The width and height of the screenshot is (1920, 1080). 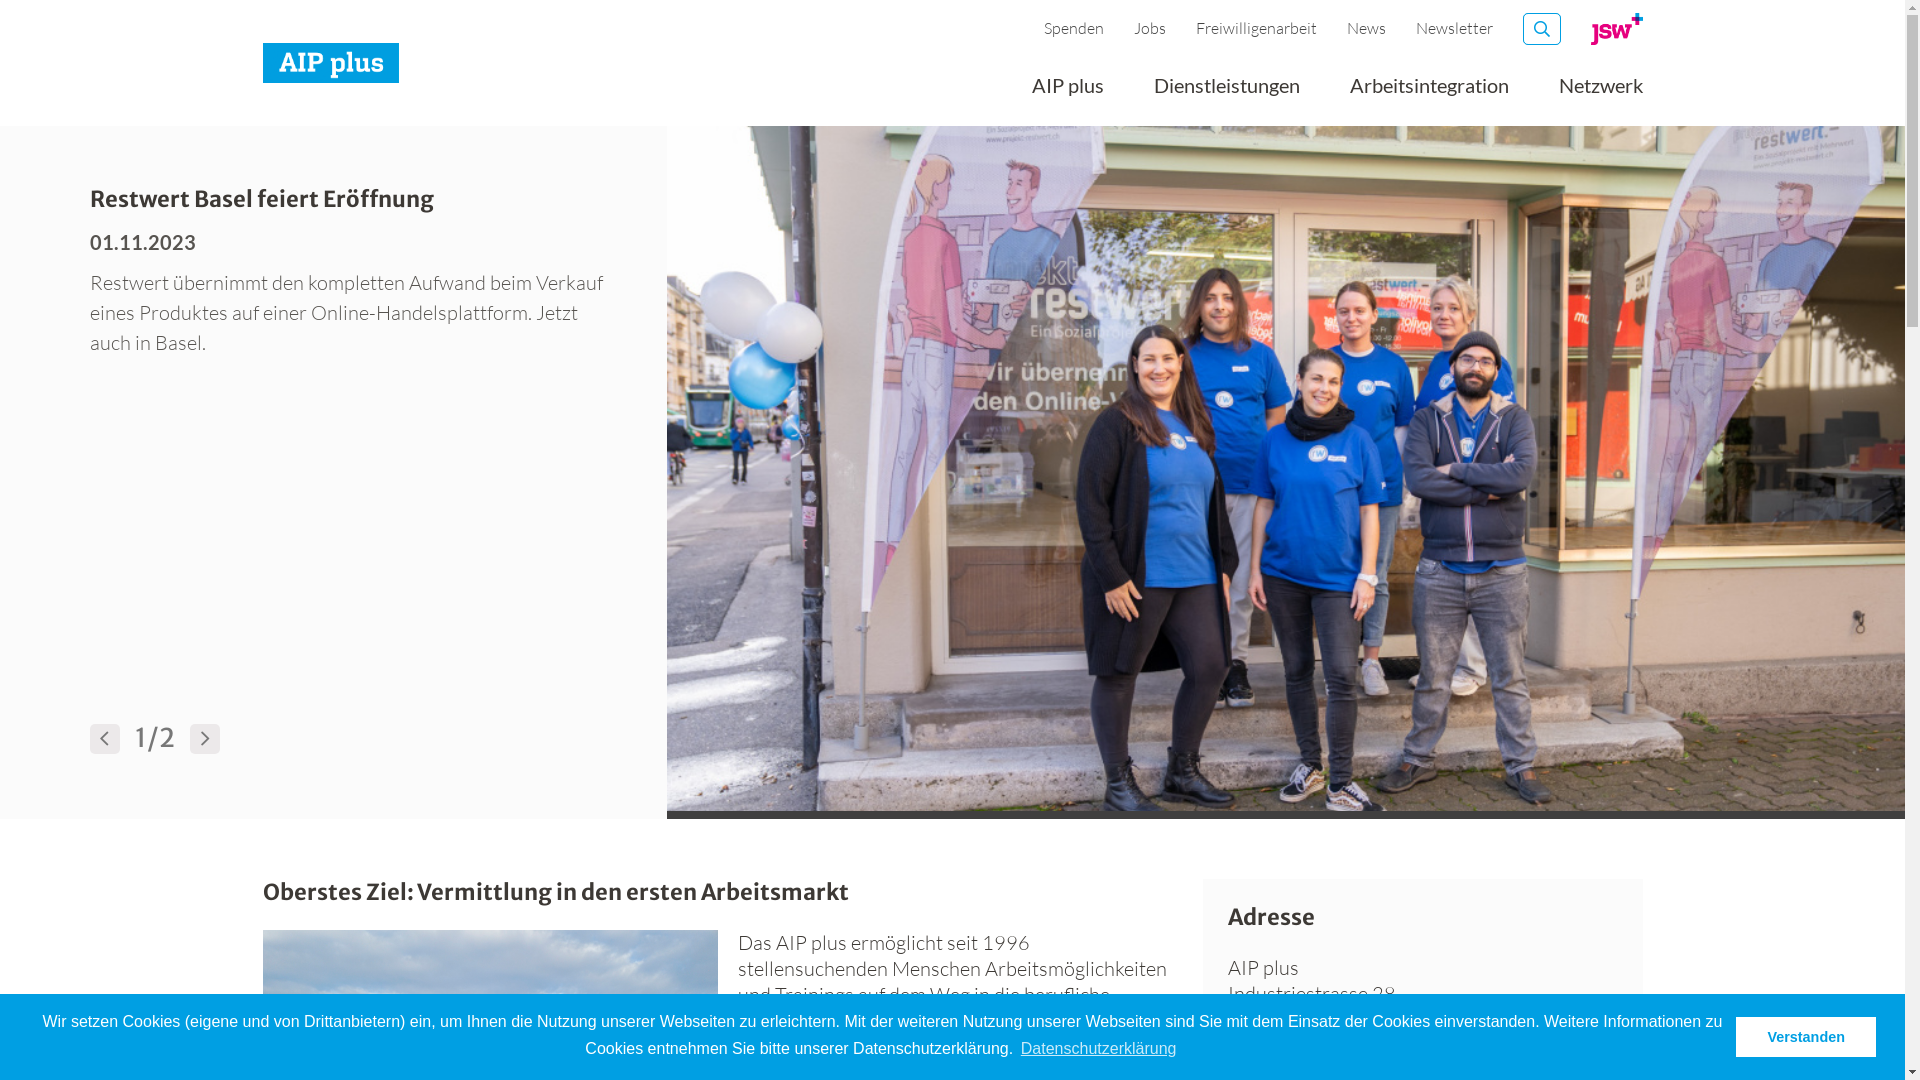 I want to click on 'Newsletter', so click(x=1454, y=27).